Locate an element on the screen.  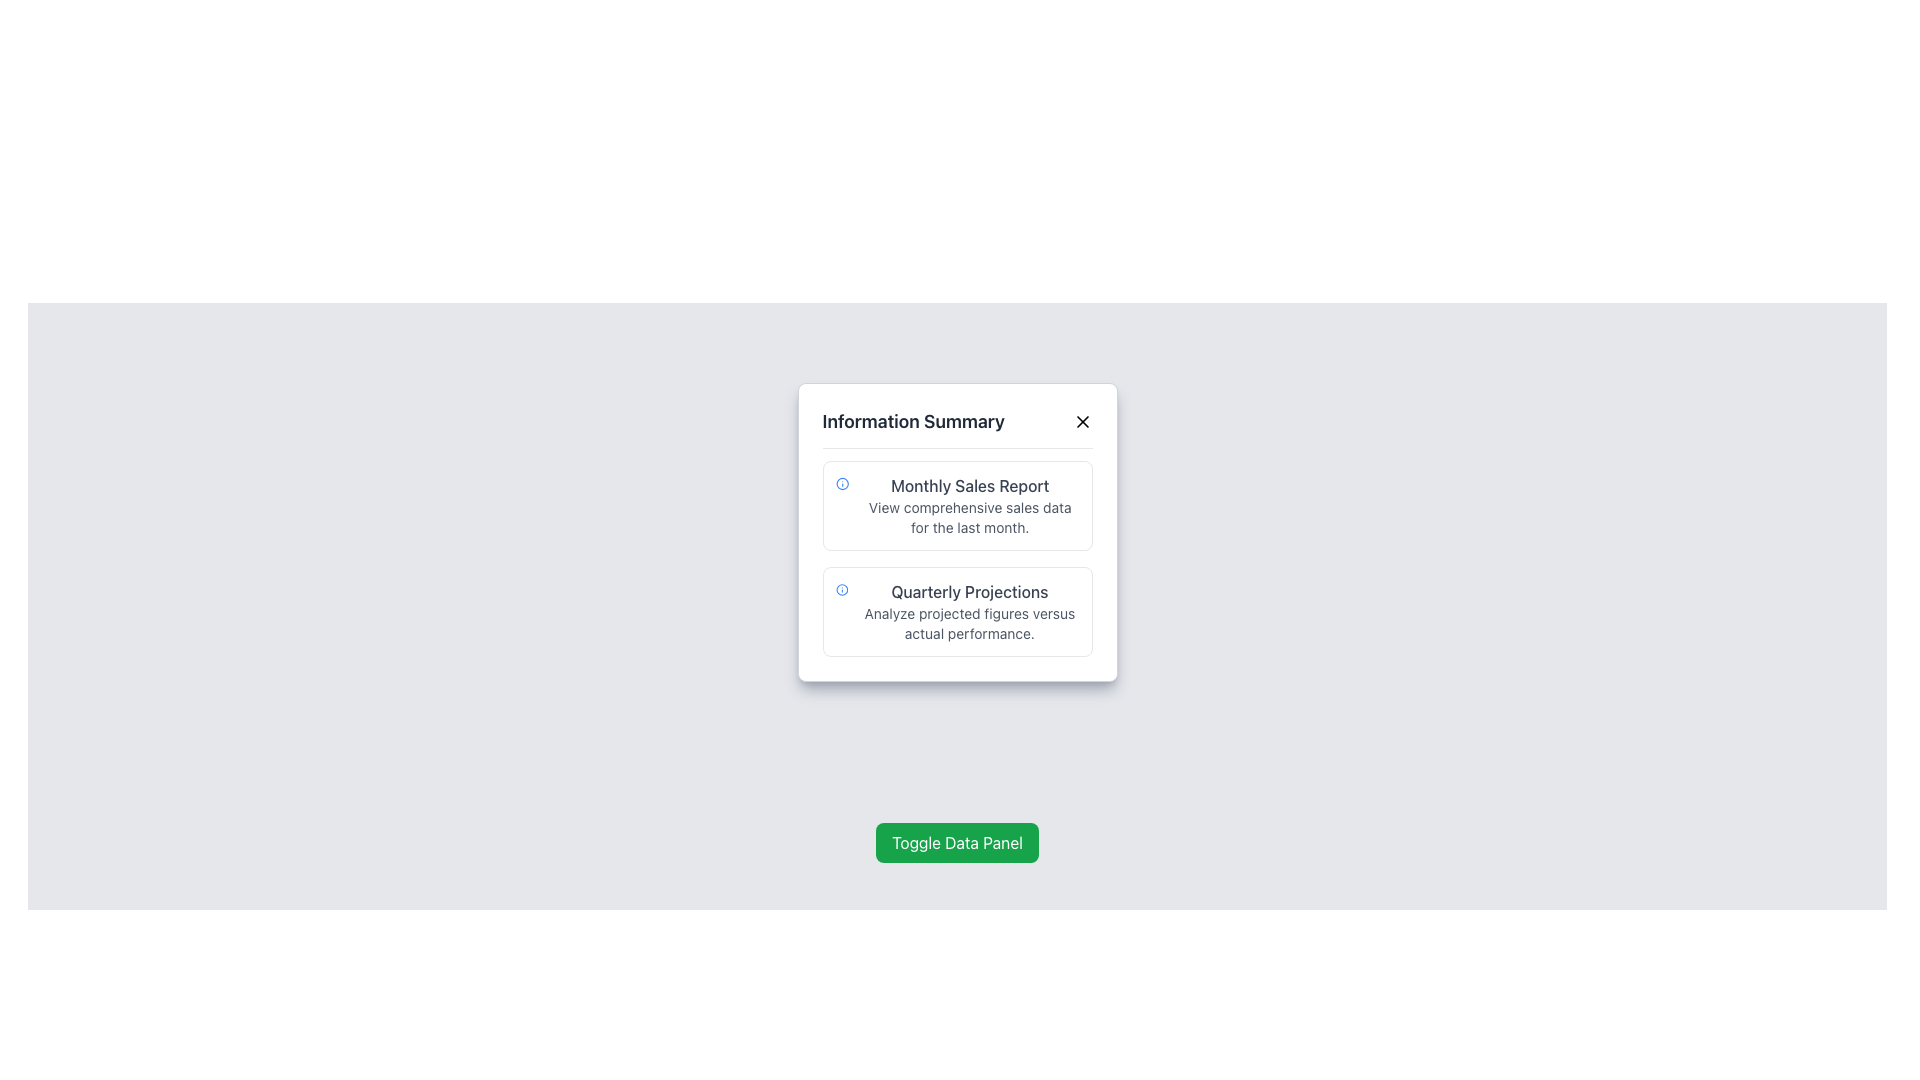
the circular informational icon ('i') styled in blue, located to the left of 'Monthly Sales Report' is located at coordinates (842, 483).